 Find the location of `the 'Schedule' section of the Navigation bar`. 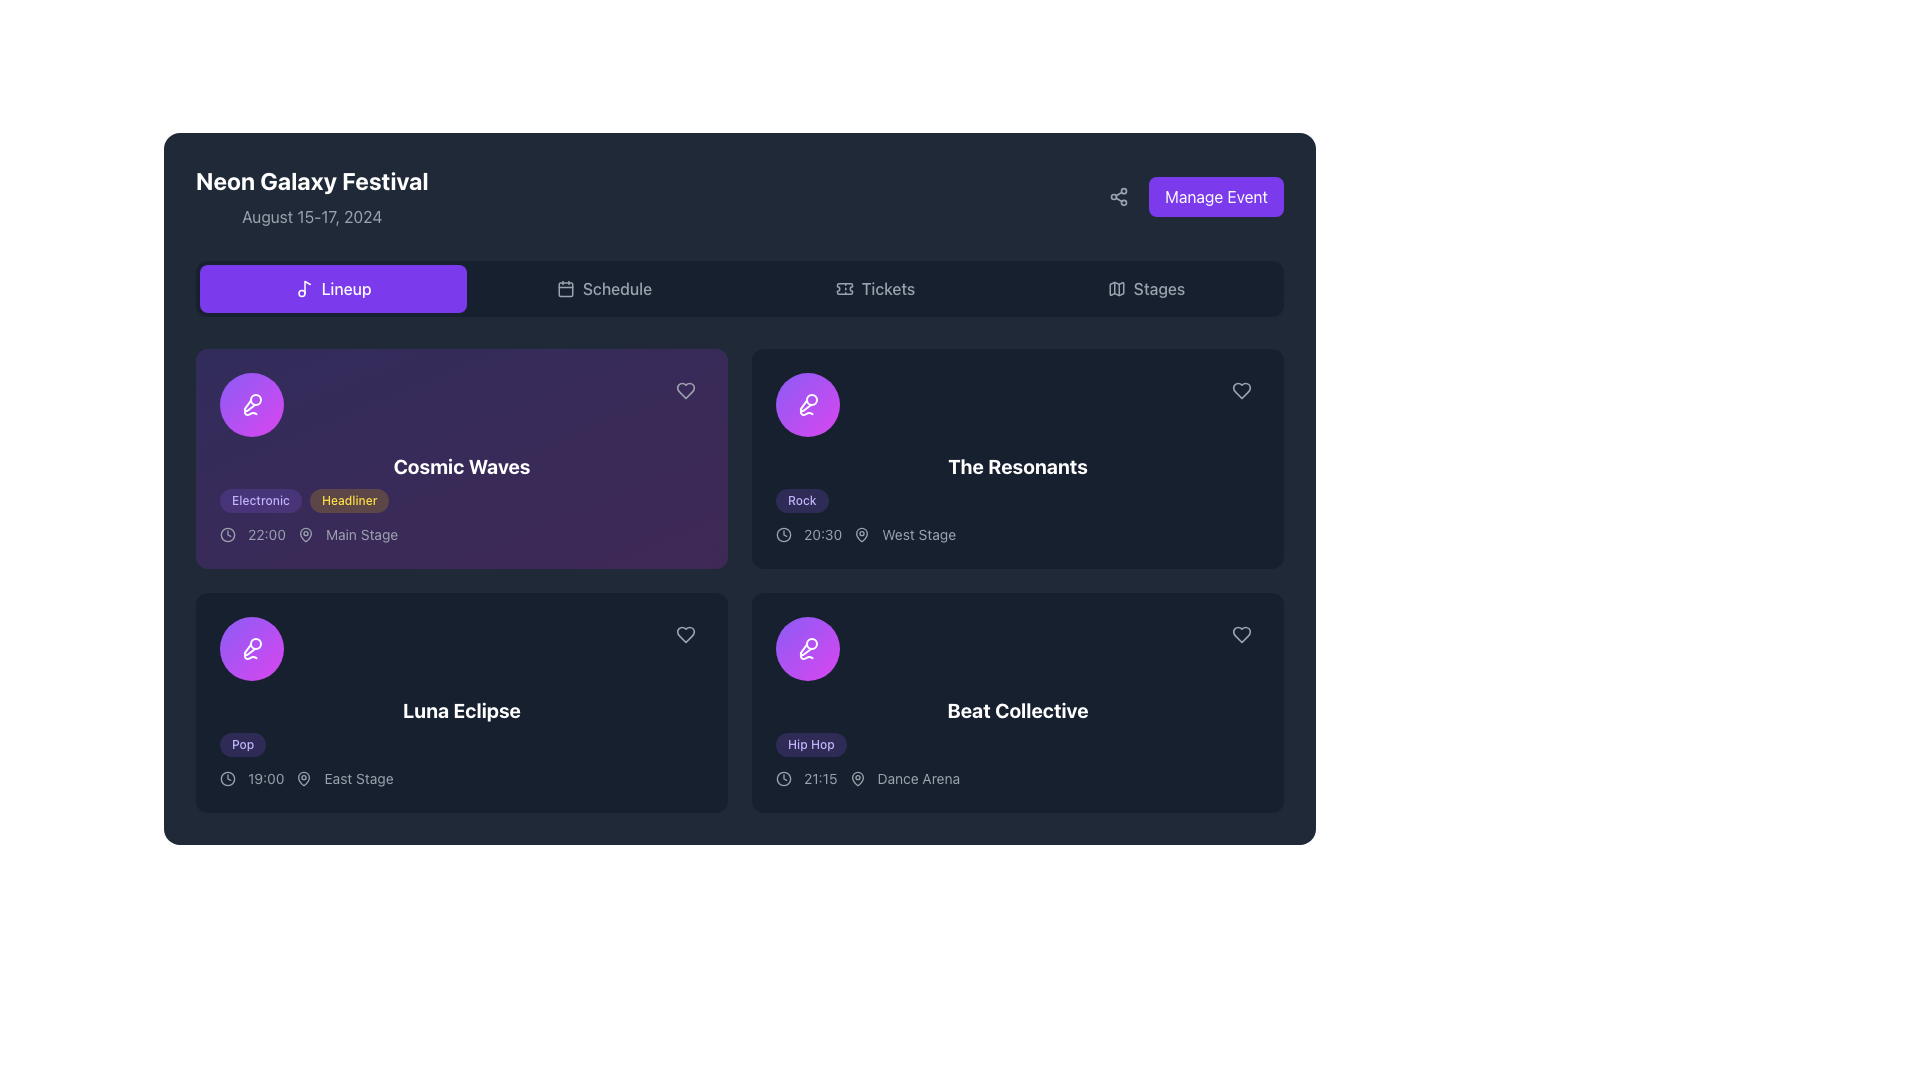

the 'Schedule' section of the Navigation bar is located at coordinates (738, 289).